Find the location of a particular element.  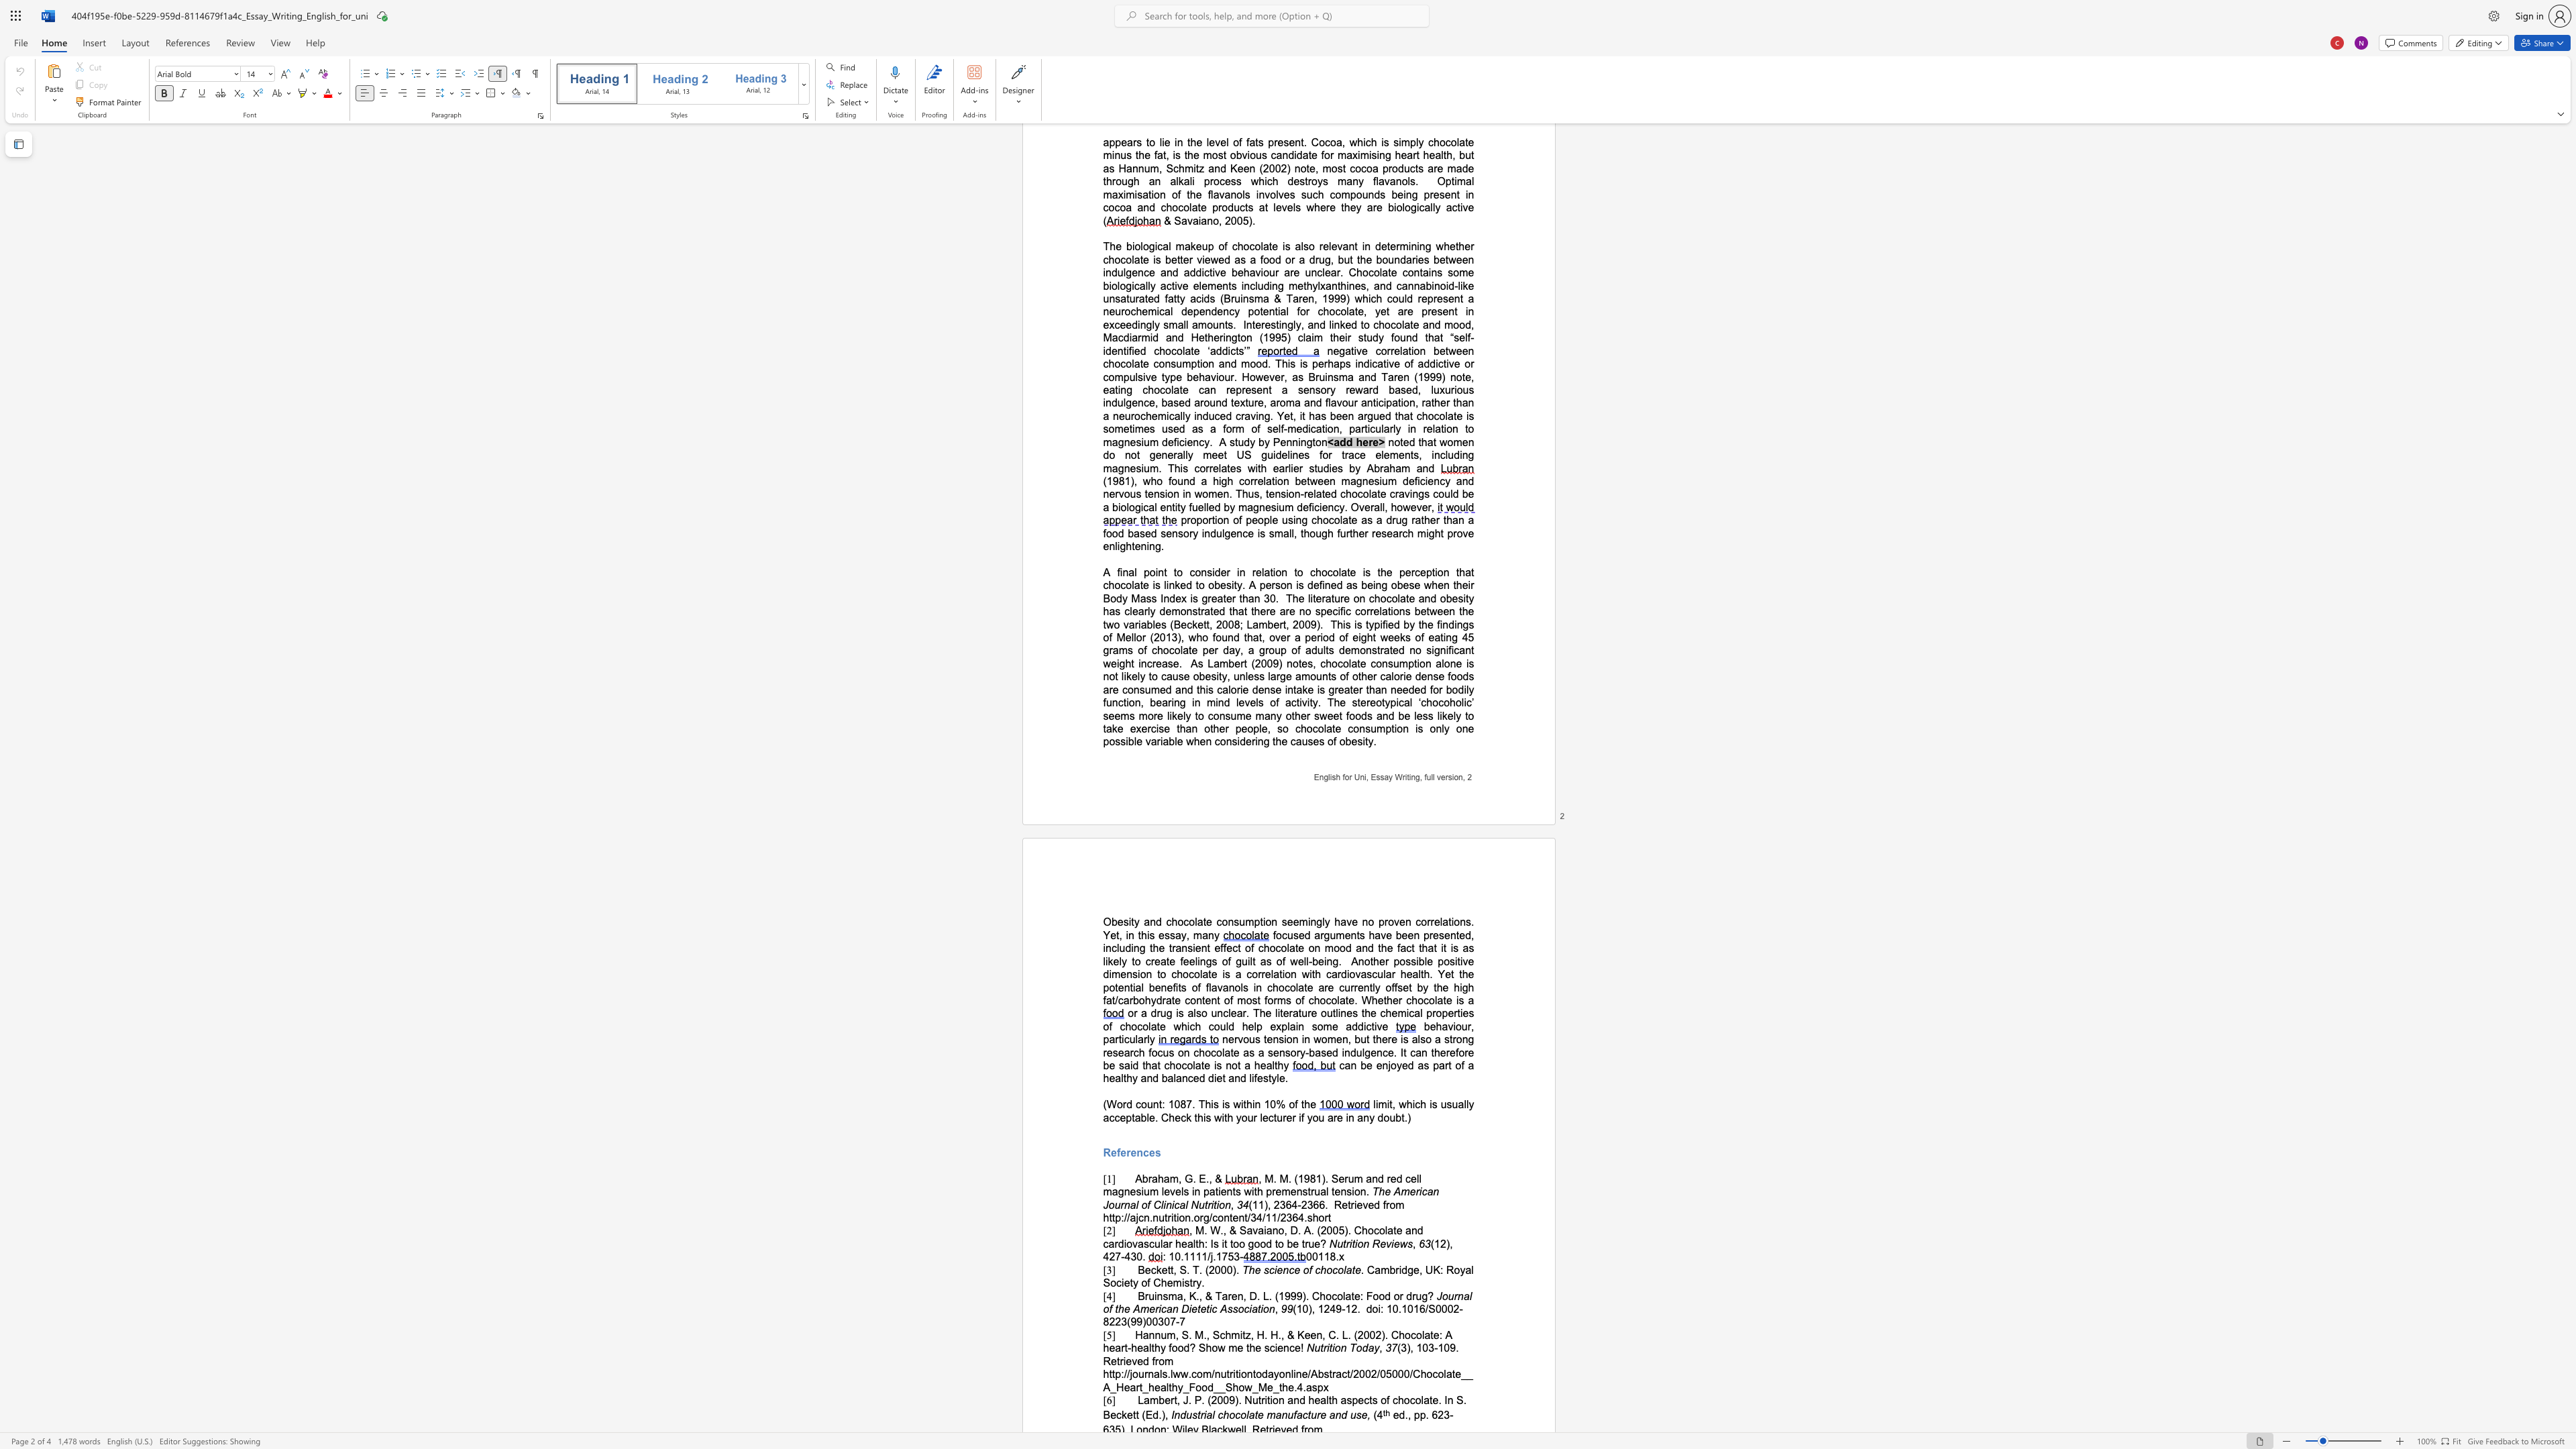

the subset text "and the fact that it is as likely to create feelings of" within the text "focused arguments have been presented, including the transient effect of chocolate on mood and the fact that it is as likely to create feelings of guilt as of well-being" is located at coordinates (1354, 948).